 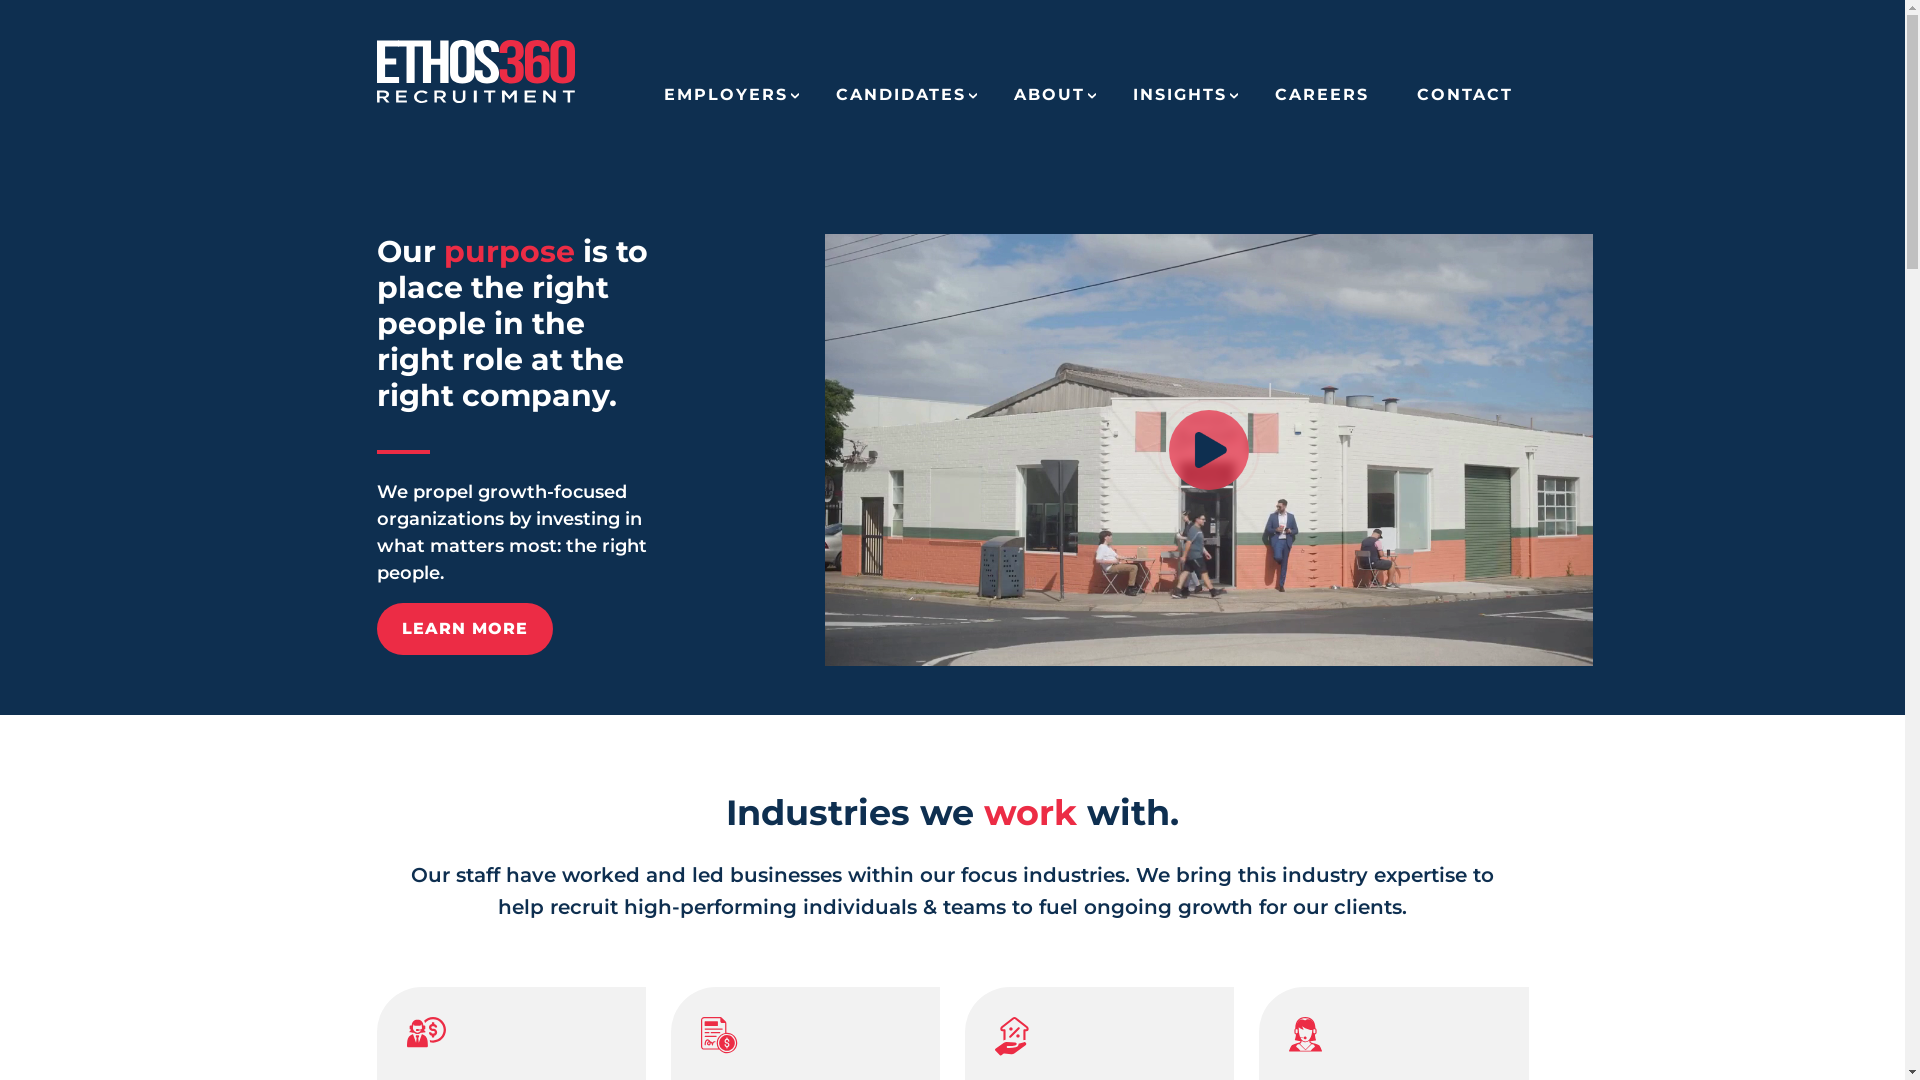 What do you see at coordinates (1320, 102) in the screenshot?
I see `'CAREERS'` at bounding box center [1320, 102].